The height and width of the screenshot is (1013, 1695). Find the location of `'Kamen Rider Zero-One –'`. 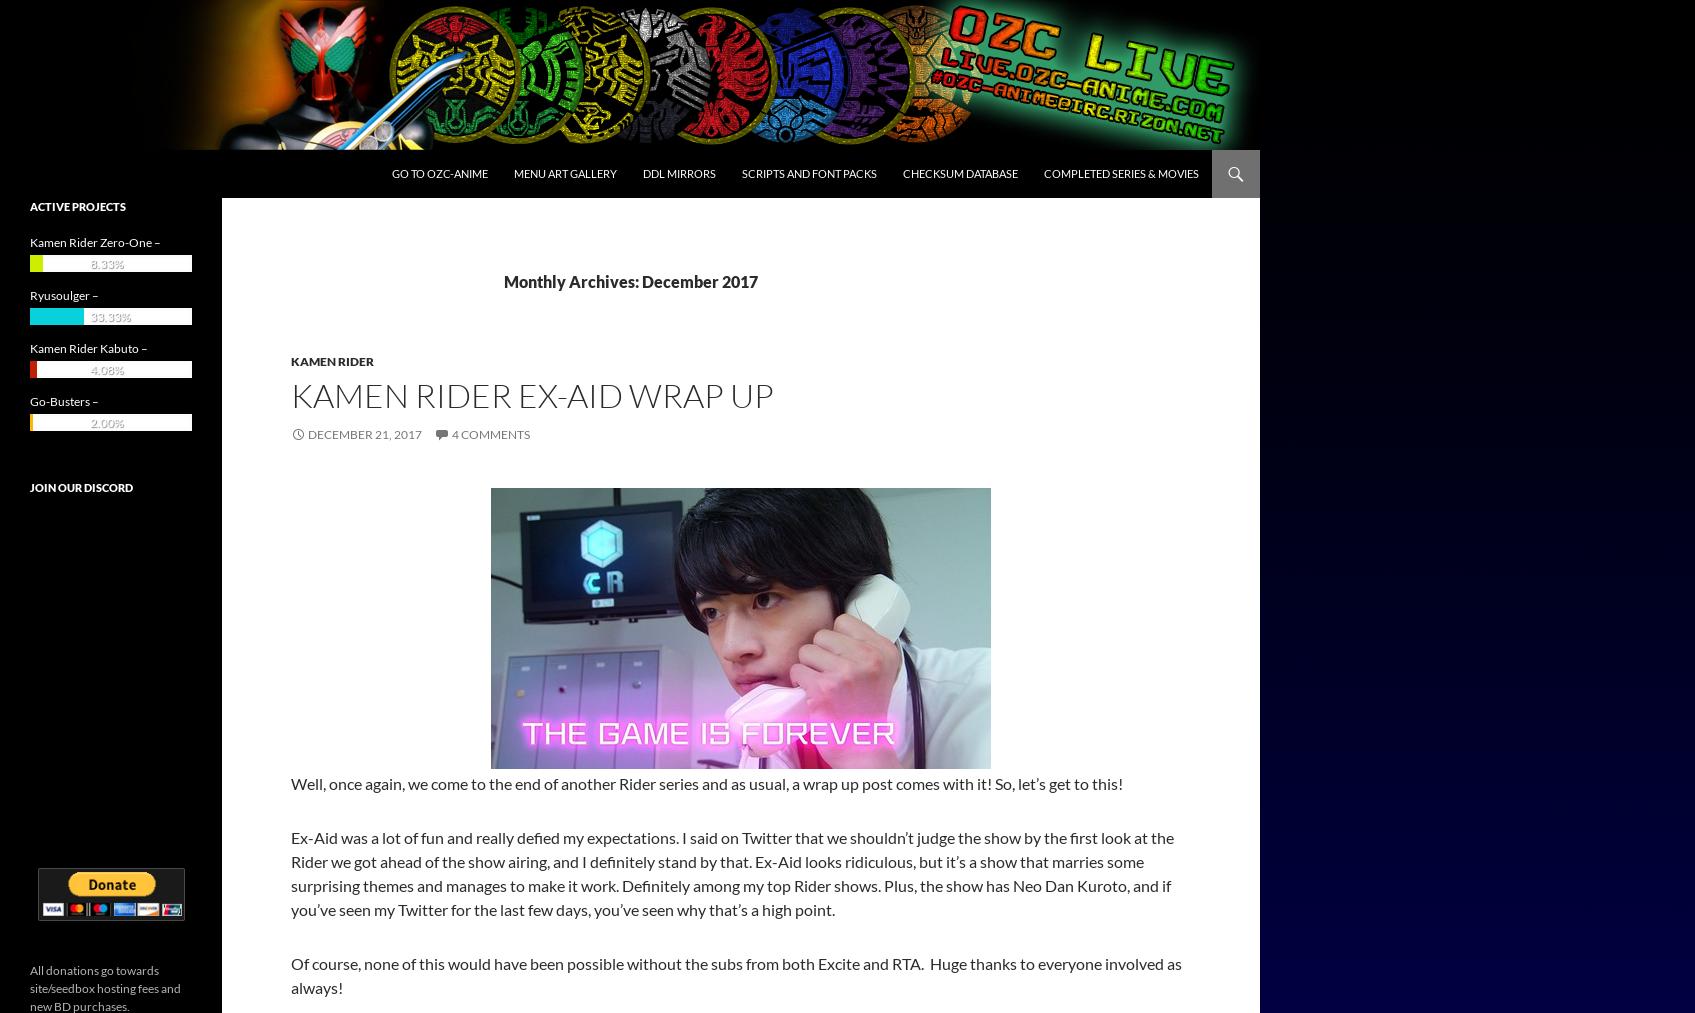

'Kamen Rider Zero-One –' is located at coordinates (94, 241).